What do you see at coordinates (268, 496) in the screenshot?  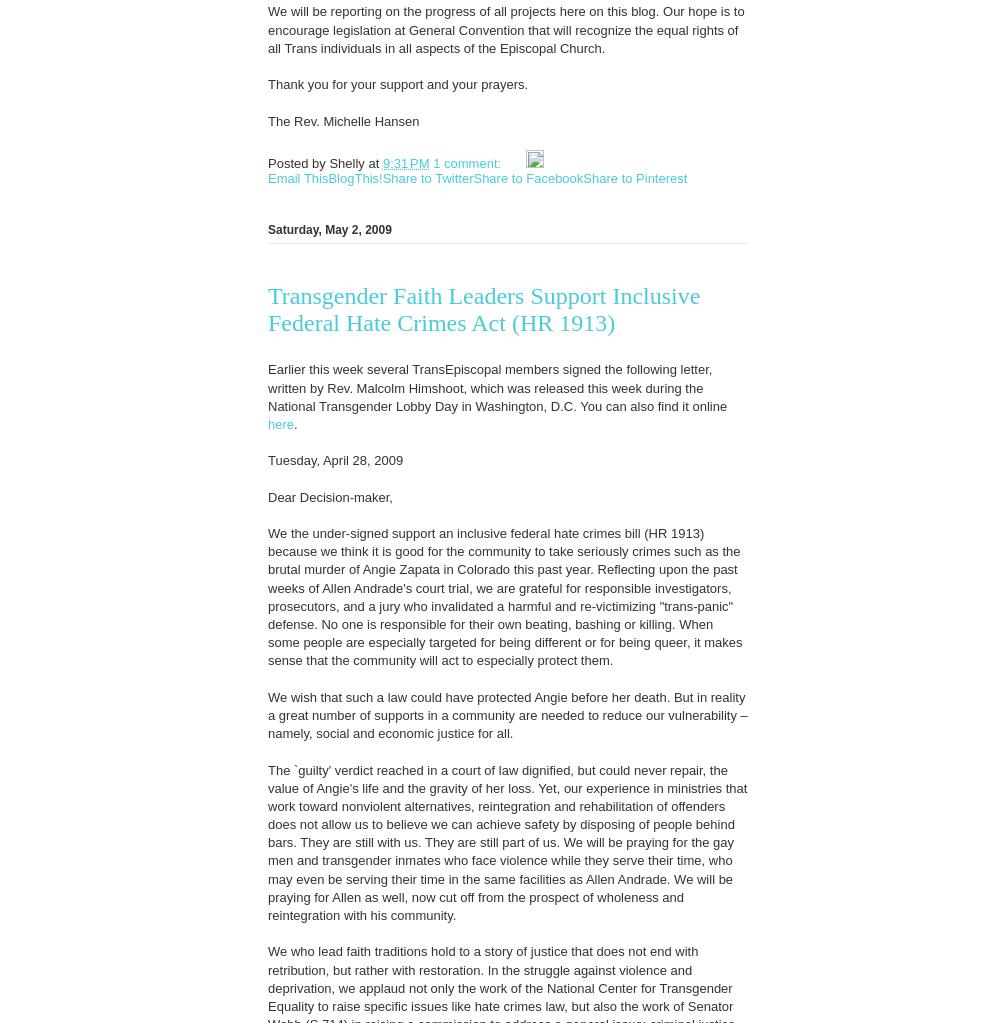 I see `'Dear Decision-maker,'` at bounding box center [268, 496].